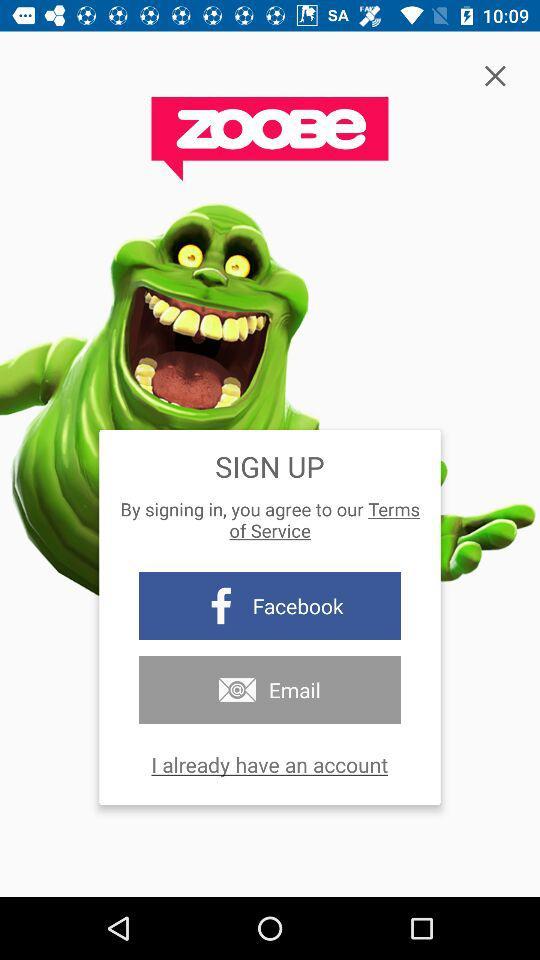 This screenshot has width=540, height=960. What do you see at coordinates (494, 76) in the screenshot?
I see `the item at the top right corner` at bounding box center [494, 76].